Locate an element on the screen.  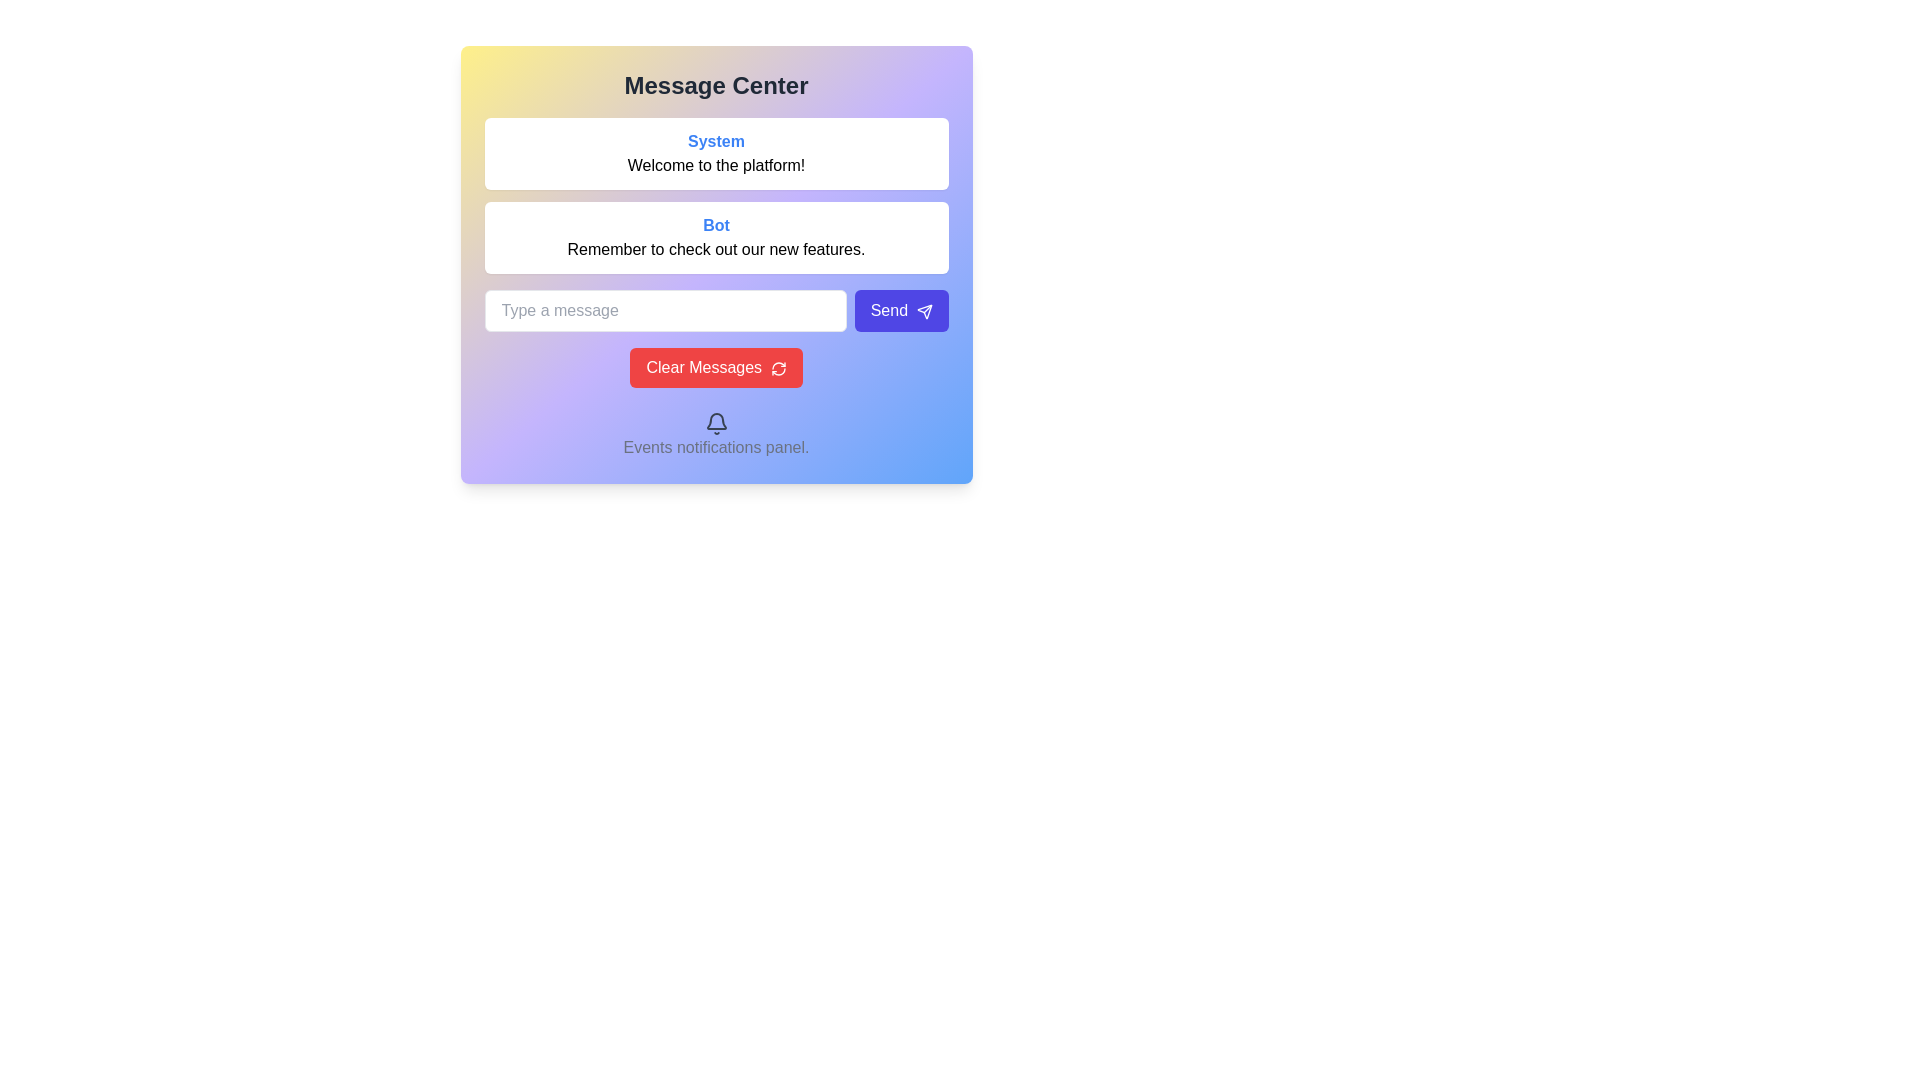
the refresh icon located on the right-hand side of the 'Clear Messages' button is located at coordinates (777, 368).